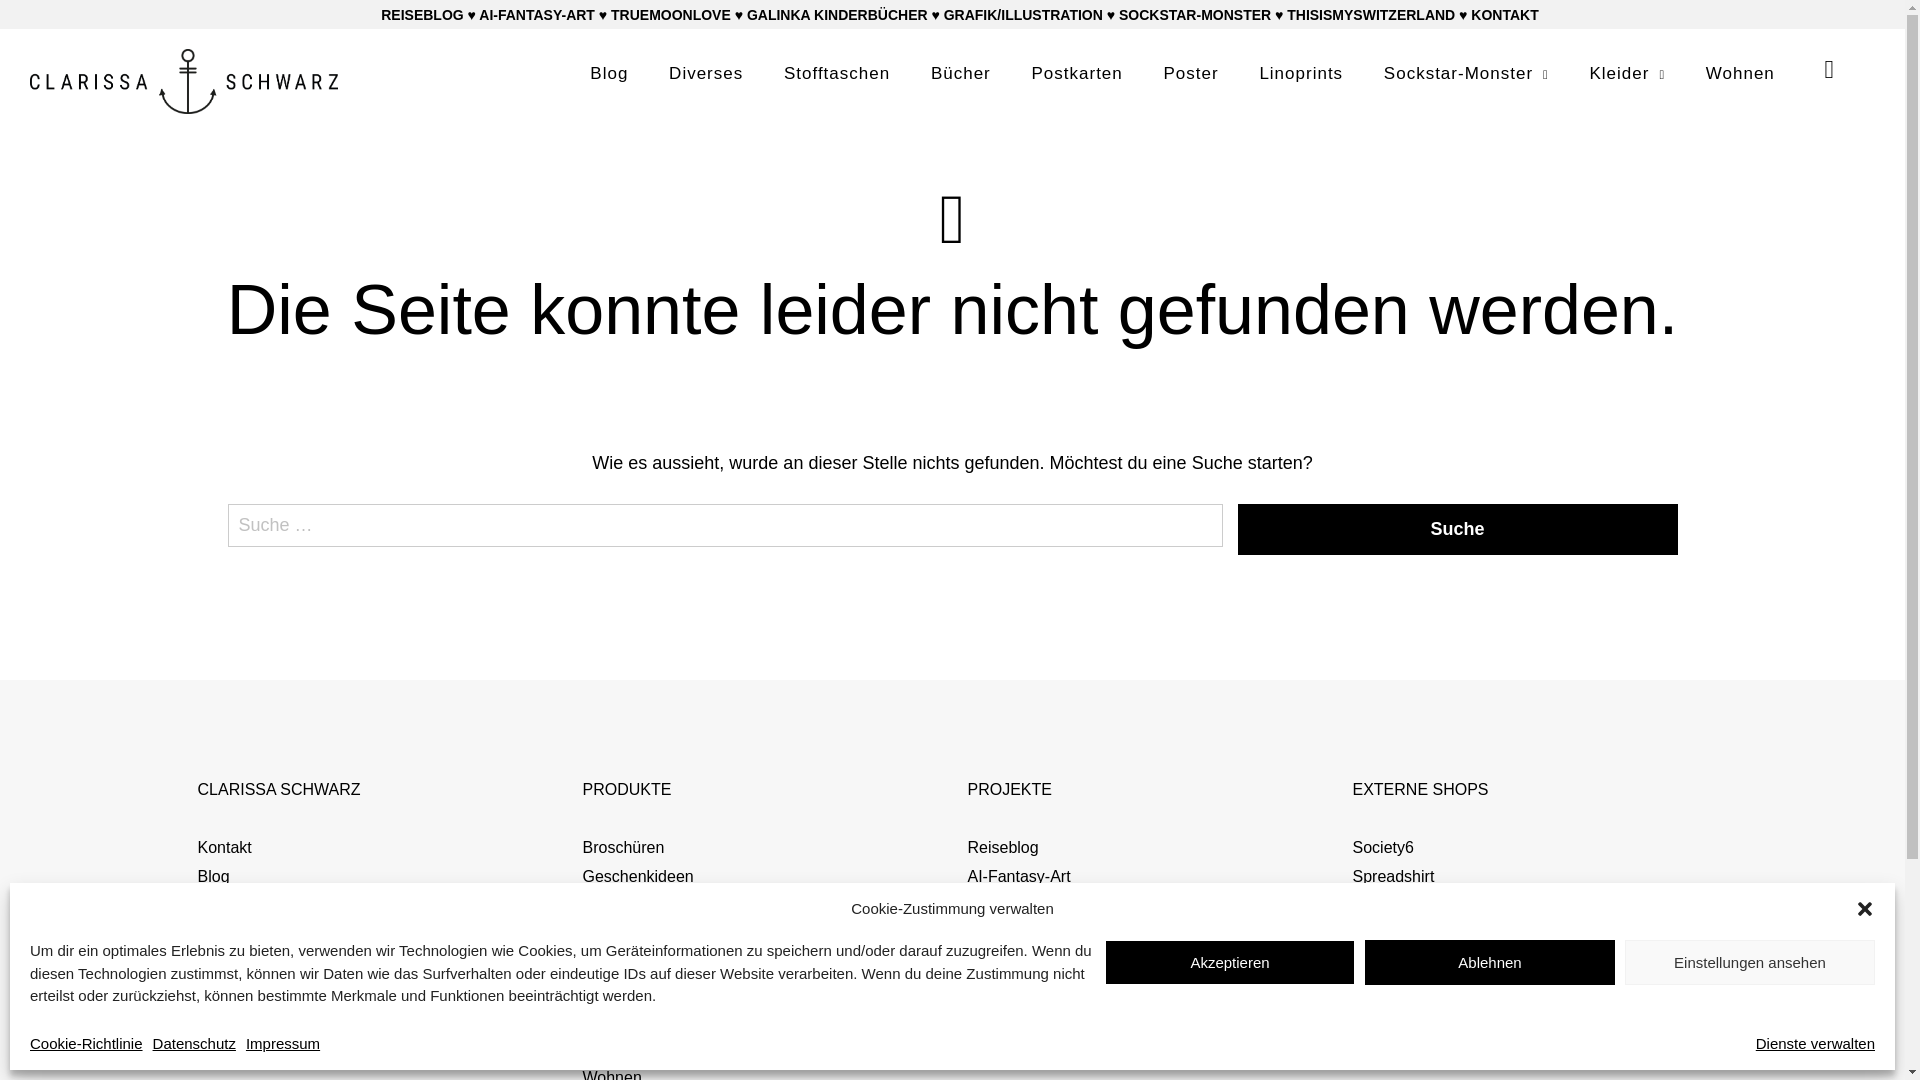  What do you see at coordinates (1815, 1042) in the screenshot?
I see `'Dienste verwalten'` at bounding box center [1815, 1042].